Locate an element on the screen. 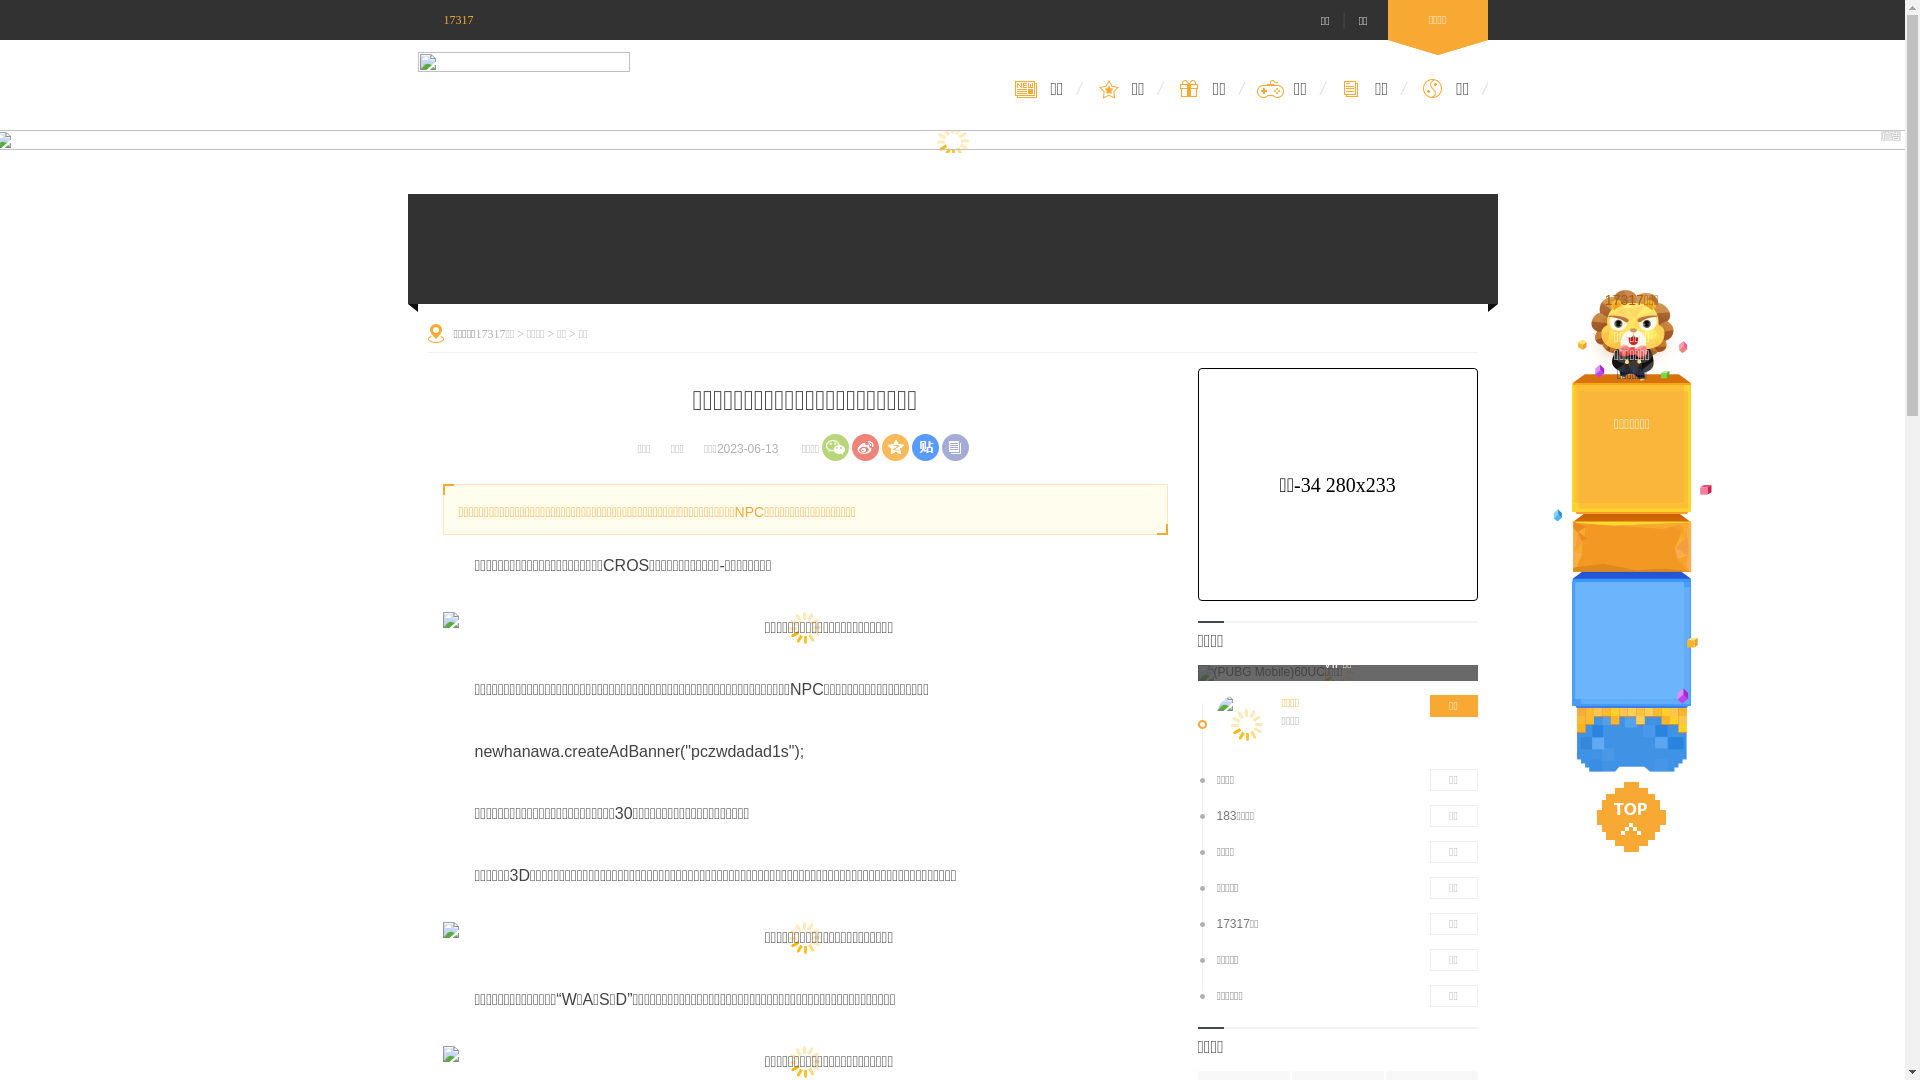 This screenshot has height=1080, width=1920. '17317' is located at coordinates (445, 19).